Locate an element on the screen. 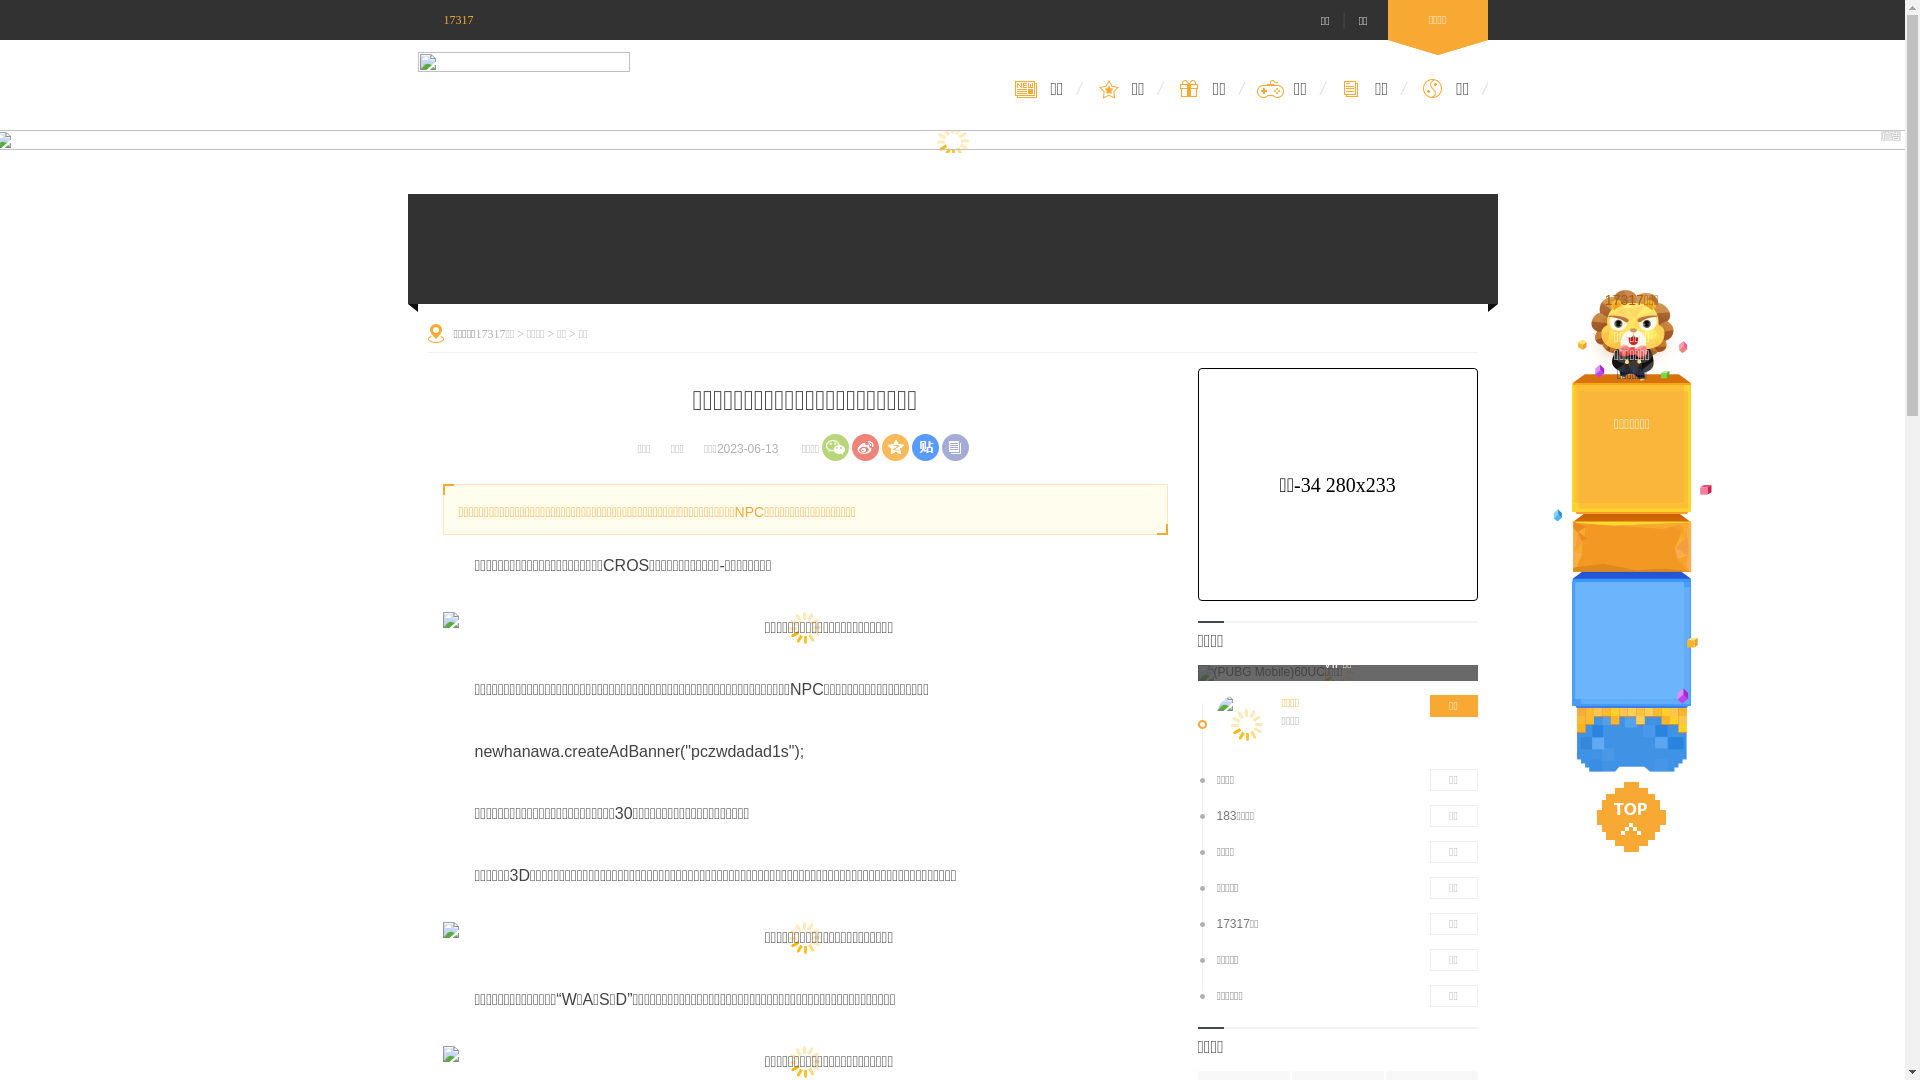 This screenshot has height=1080, width=1920. '17317' is located at coordinates (445, 19).